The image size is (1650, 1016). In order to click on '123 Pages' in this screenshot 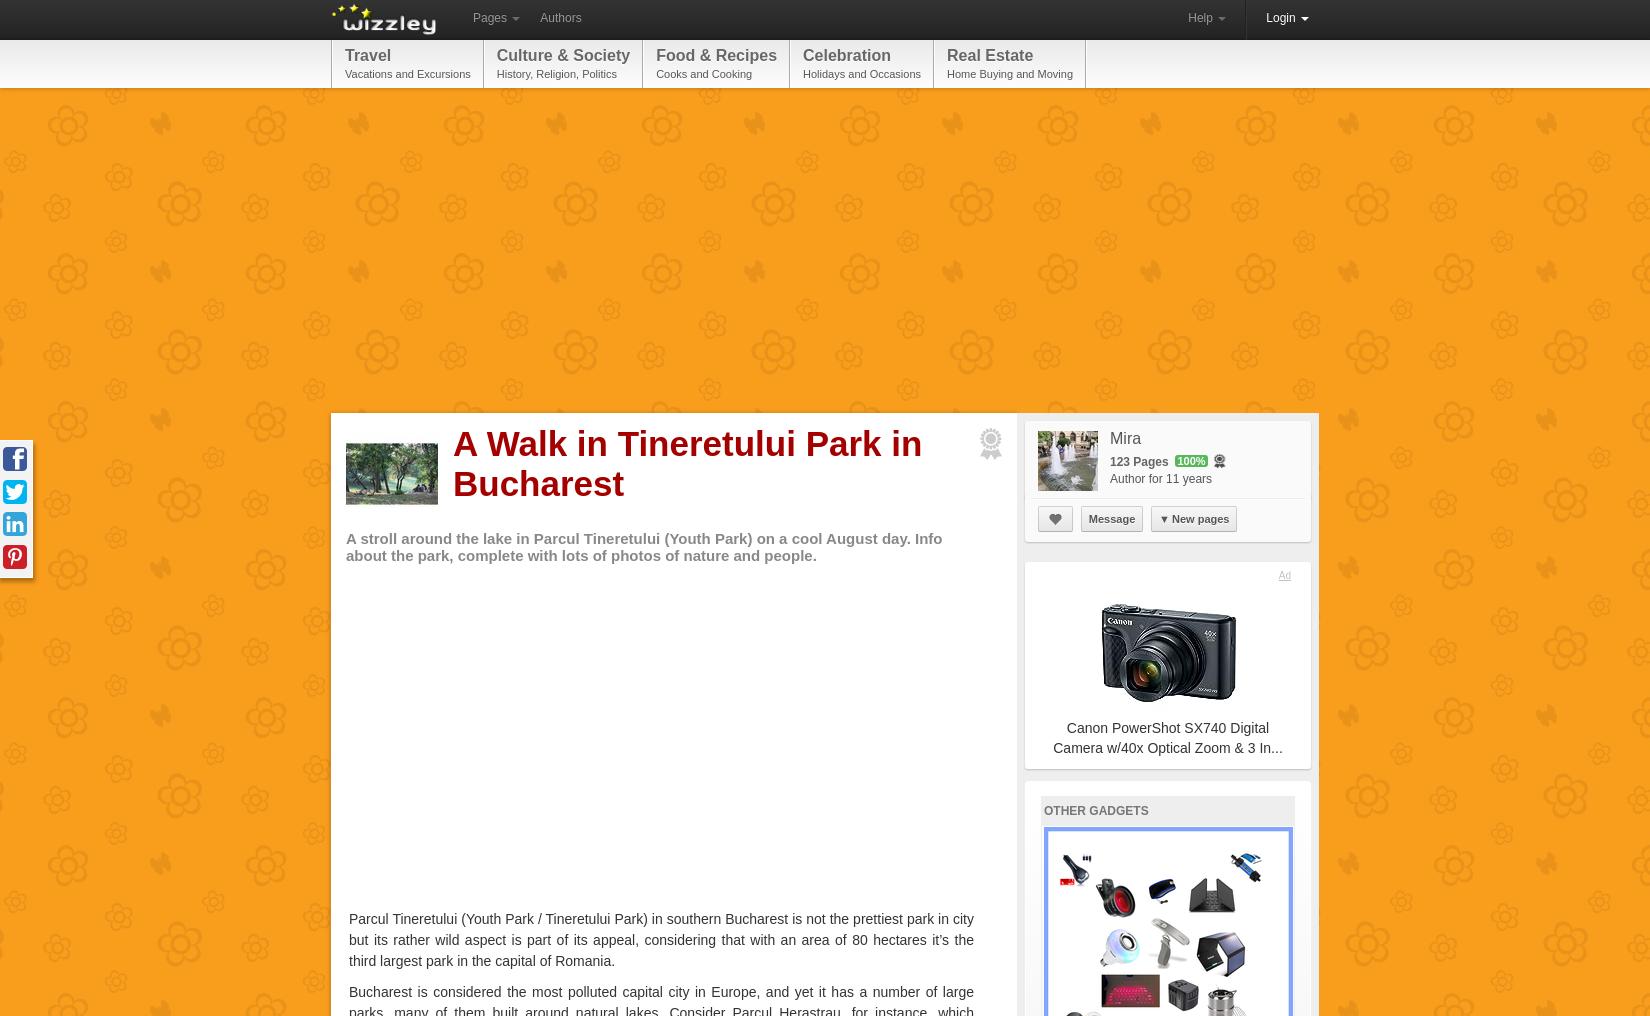, I will do `click(1142, 460)`.